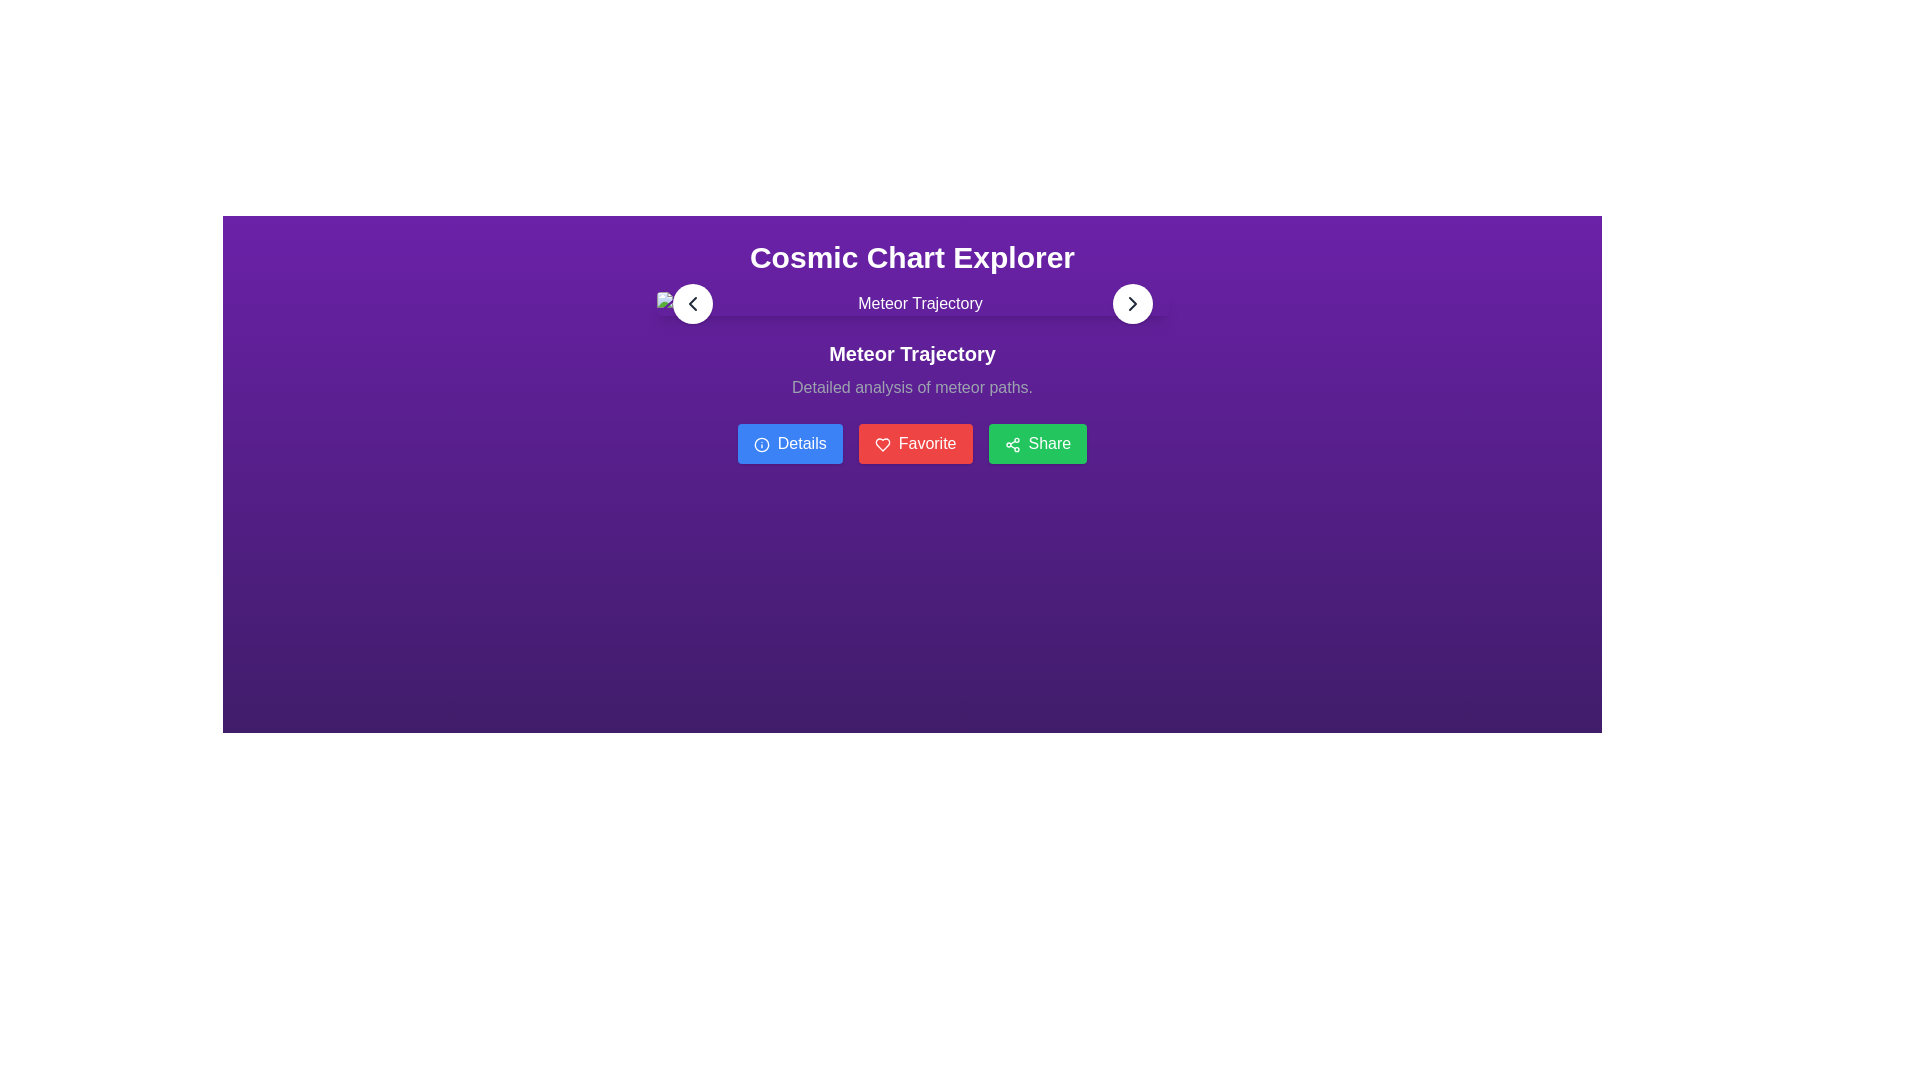  What do you see at coordinates (1012, 443) in the screenshot?
I see `the green 'Share' button located at the bottom right of the action buttons row beneath the 'Meteor Trajectory' title` at bounding box center [1012, 443].